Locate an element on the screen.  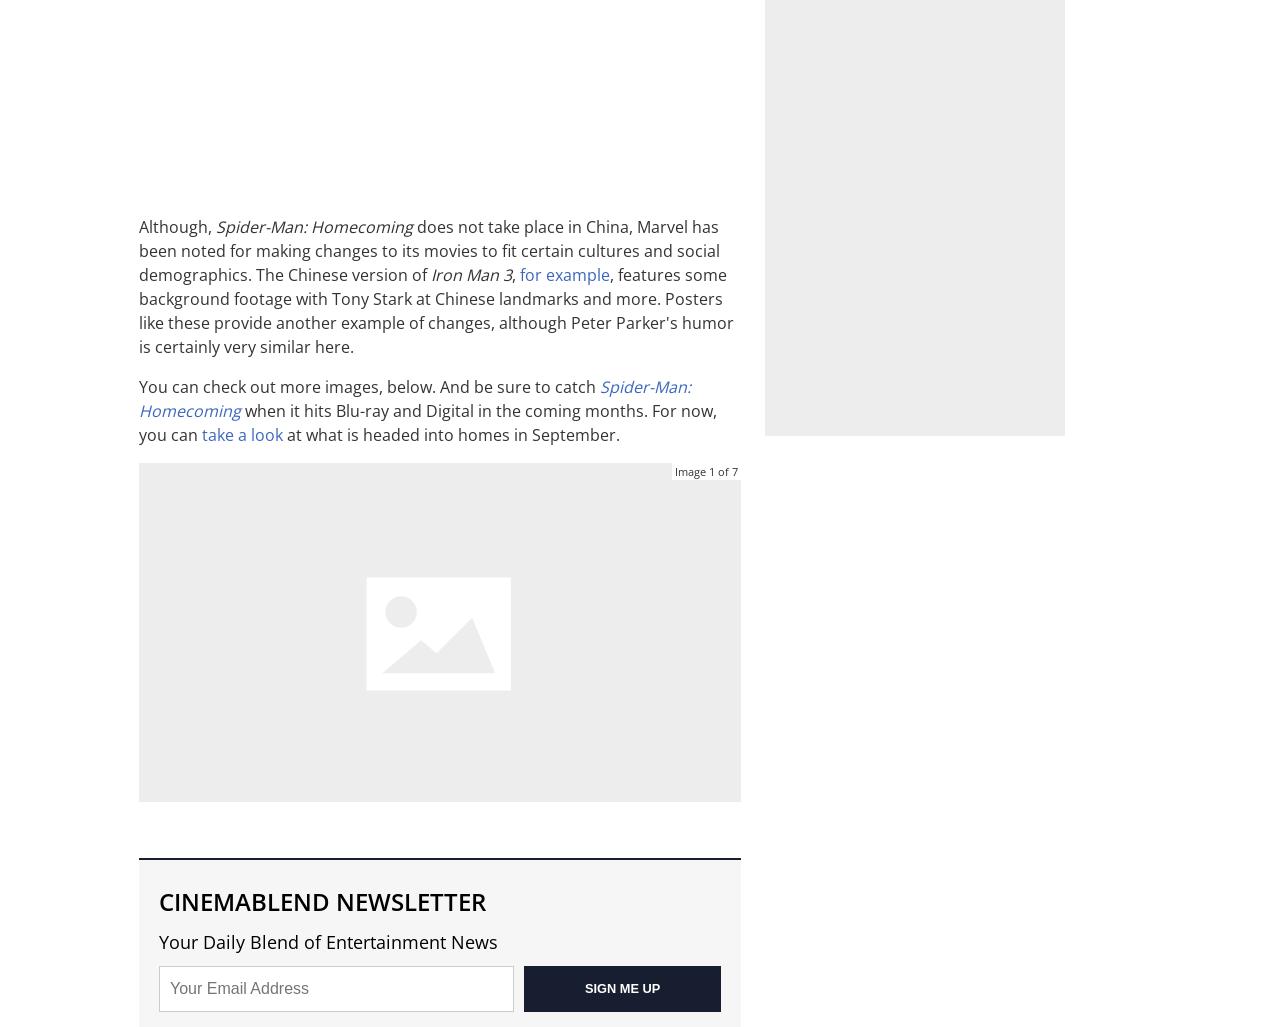
'take a look' is located at coordinates (241, 434).